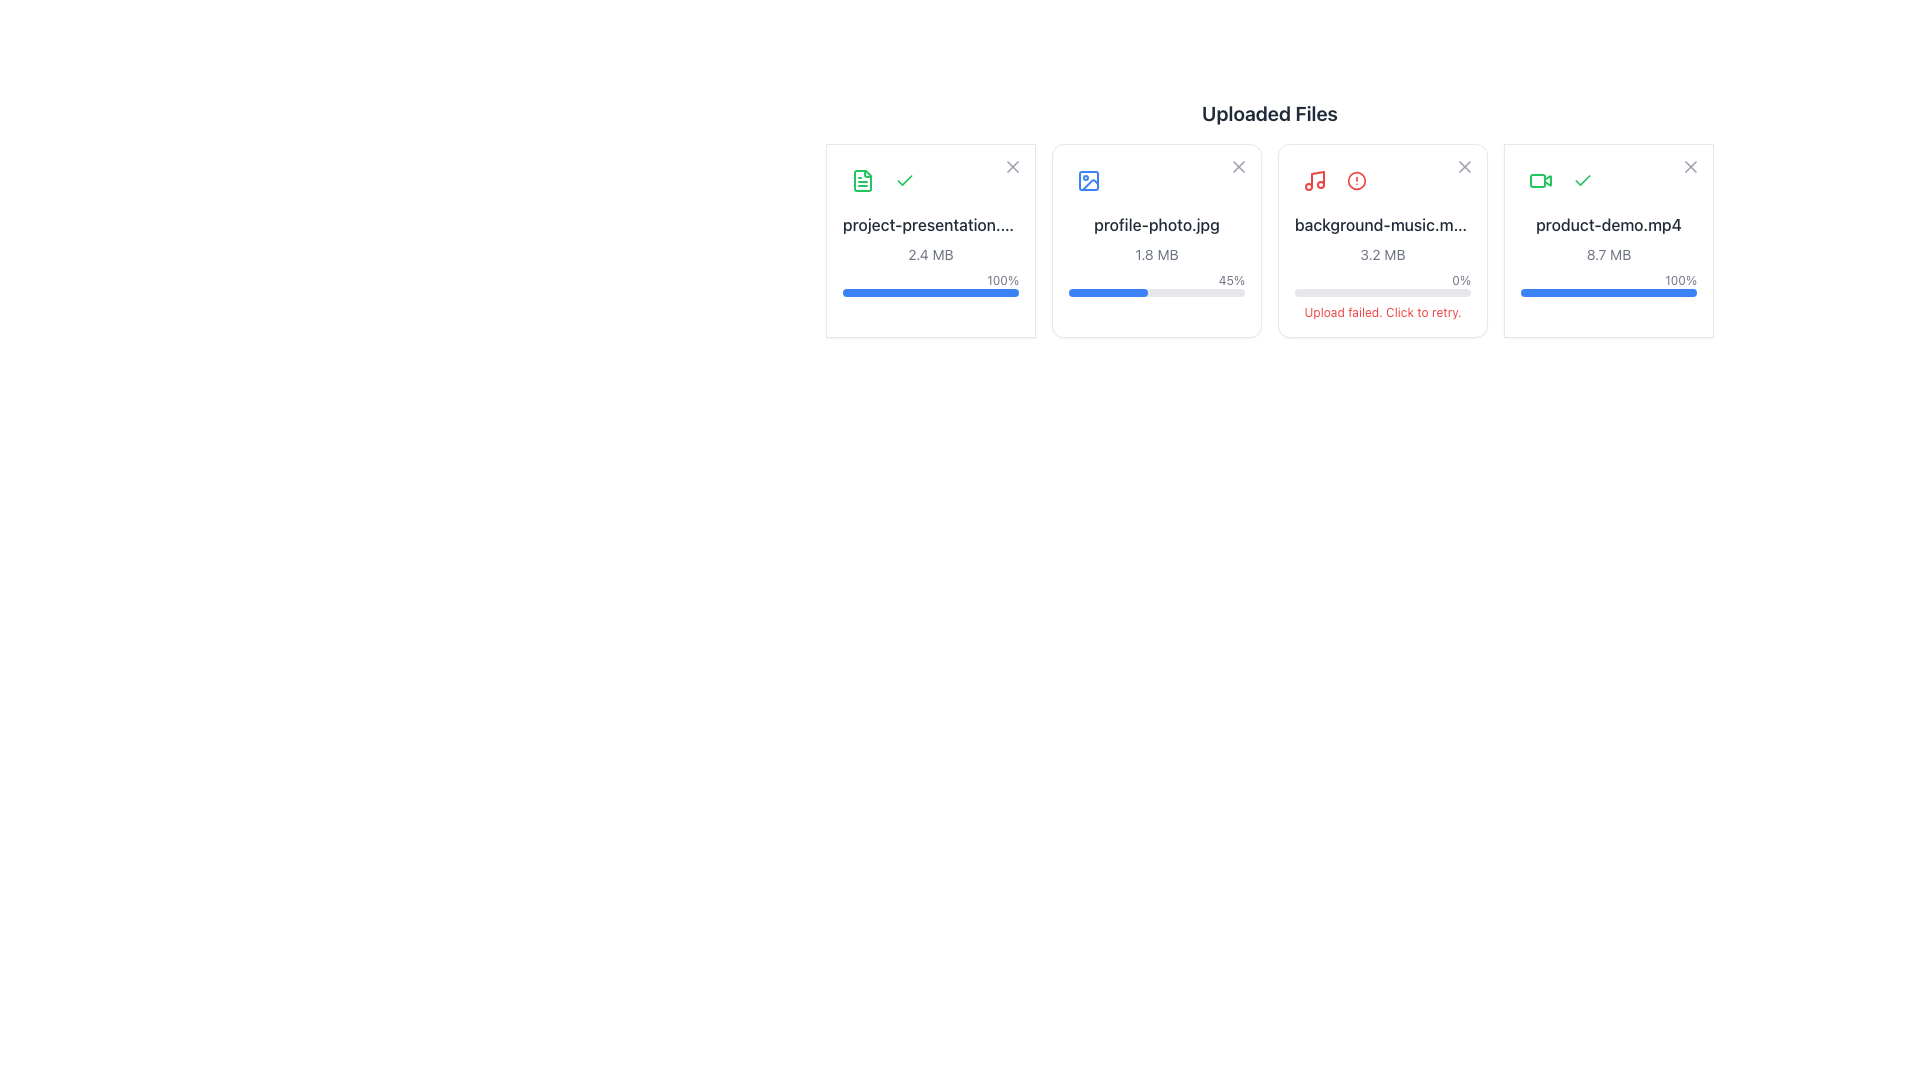 The height and width of the screenshot is (1080, 1920). What do you see at coordinates (1237, 168) in the screenshot?
I see `the small 'X' button located at the upper-right corner of the card displaying 'profile-photo.jpg'` at bounding box center [1237, 168].